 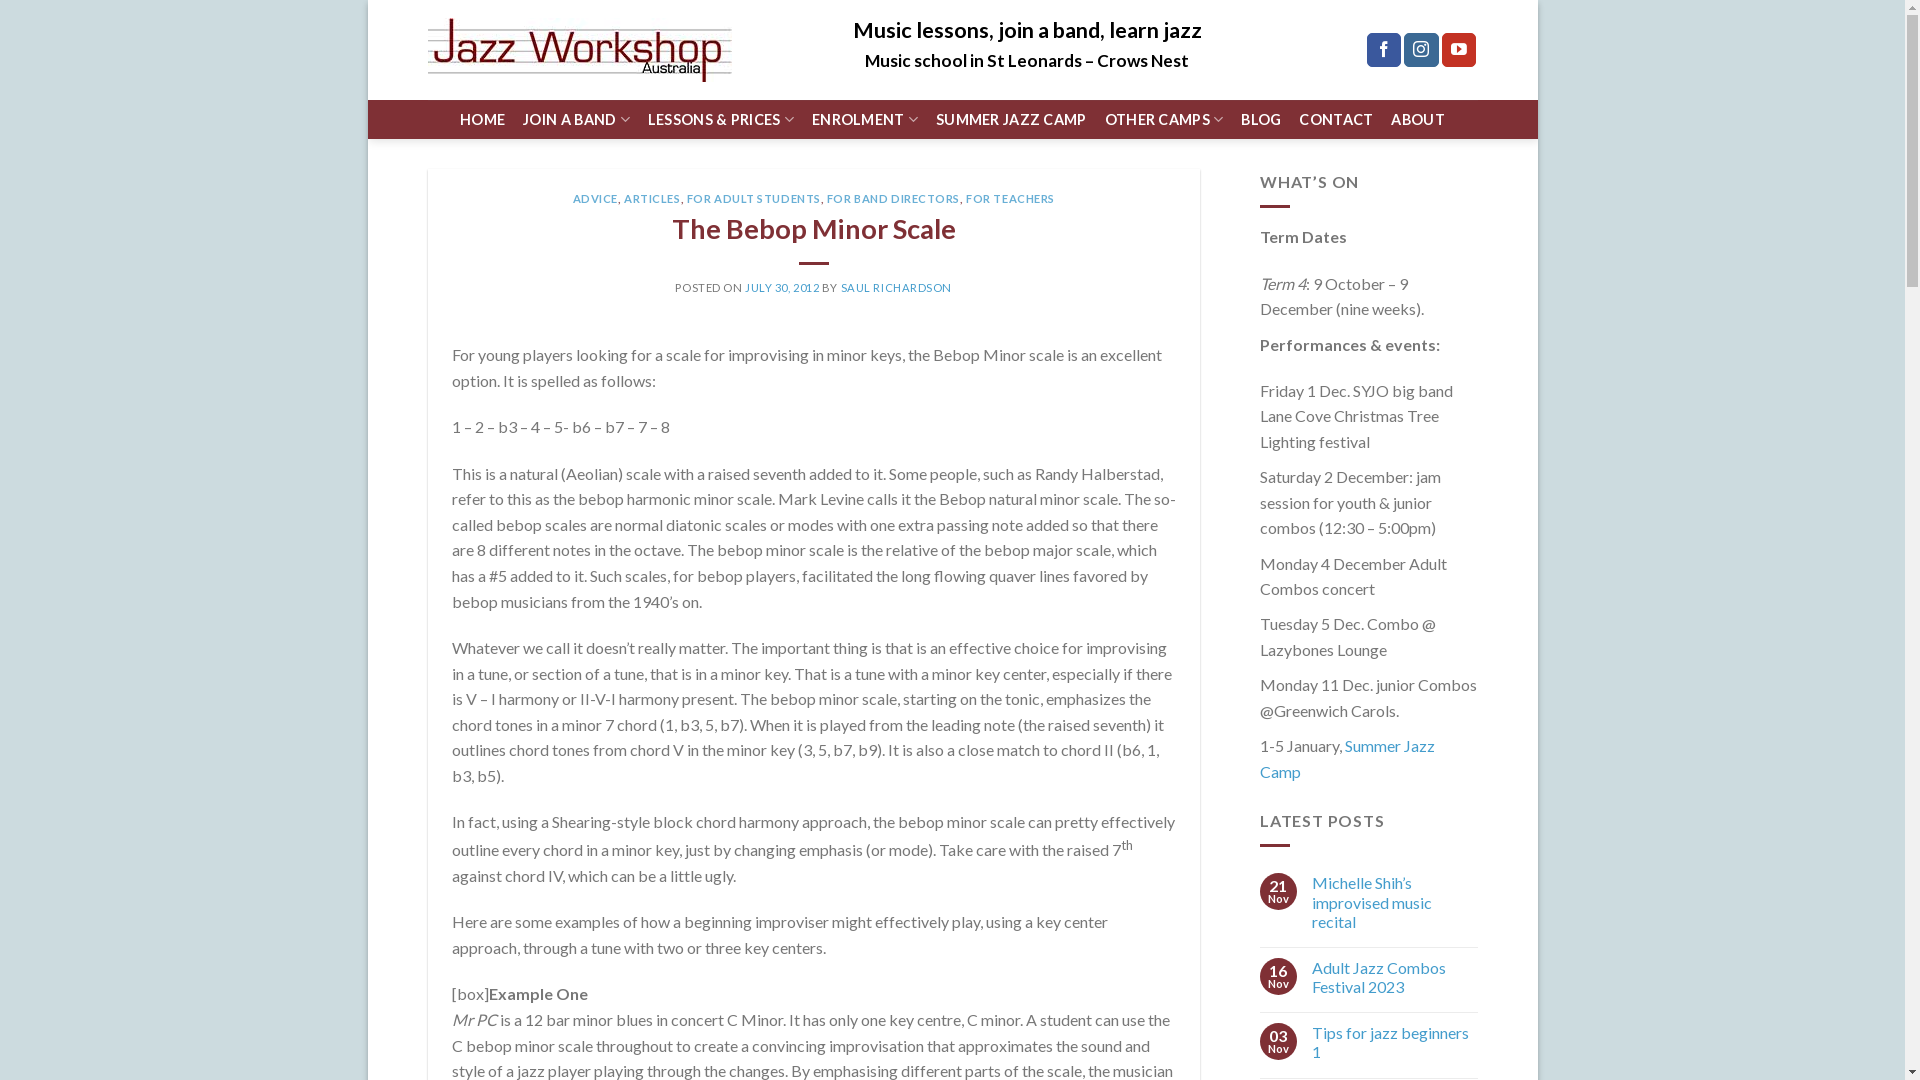 What do you see at coordinates (1382, 49) in the screenshot?
I see `'Follow on Facebook'` at bounding box center [1382, 49].